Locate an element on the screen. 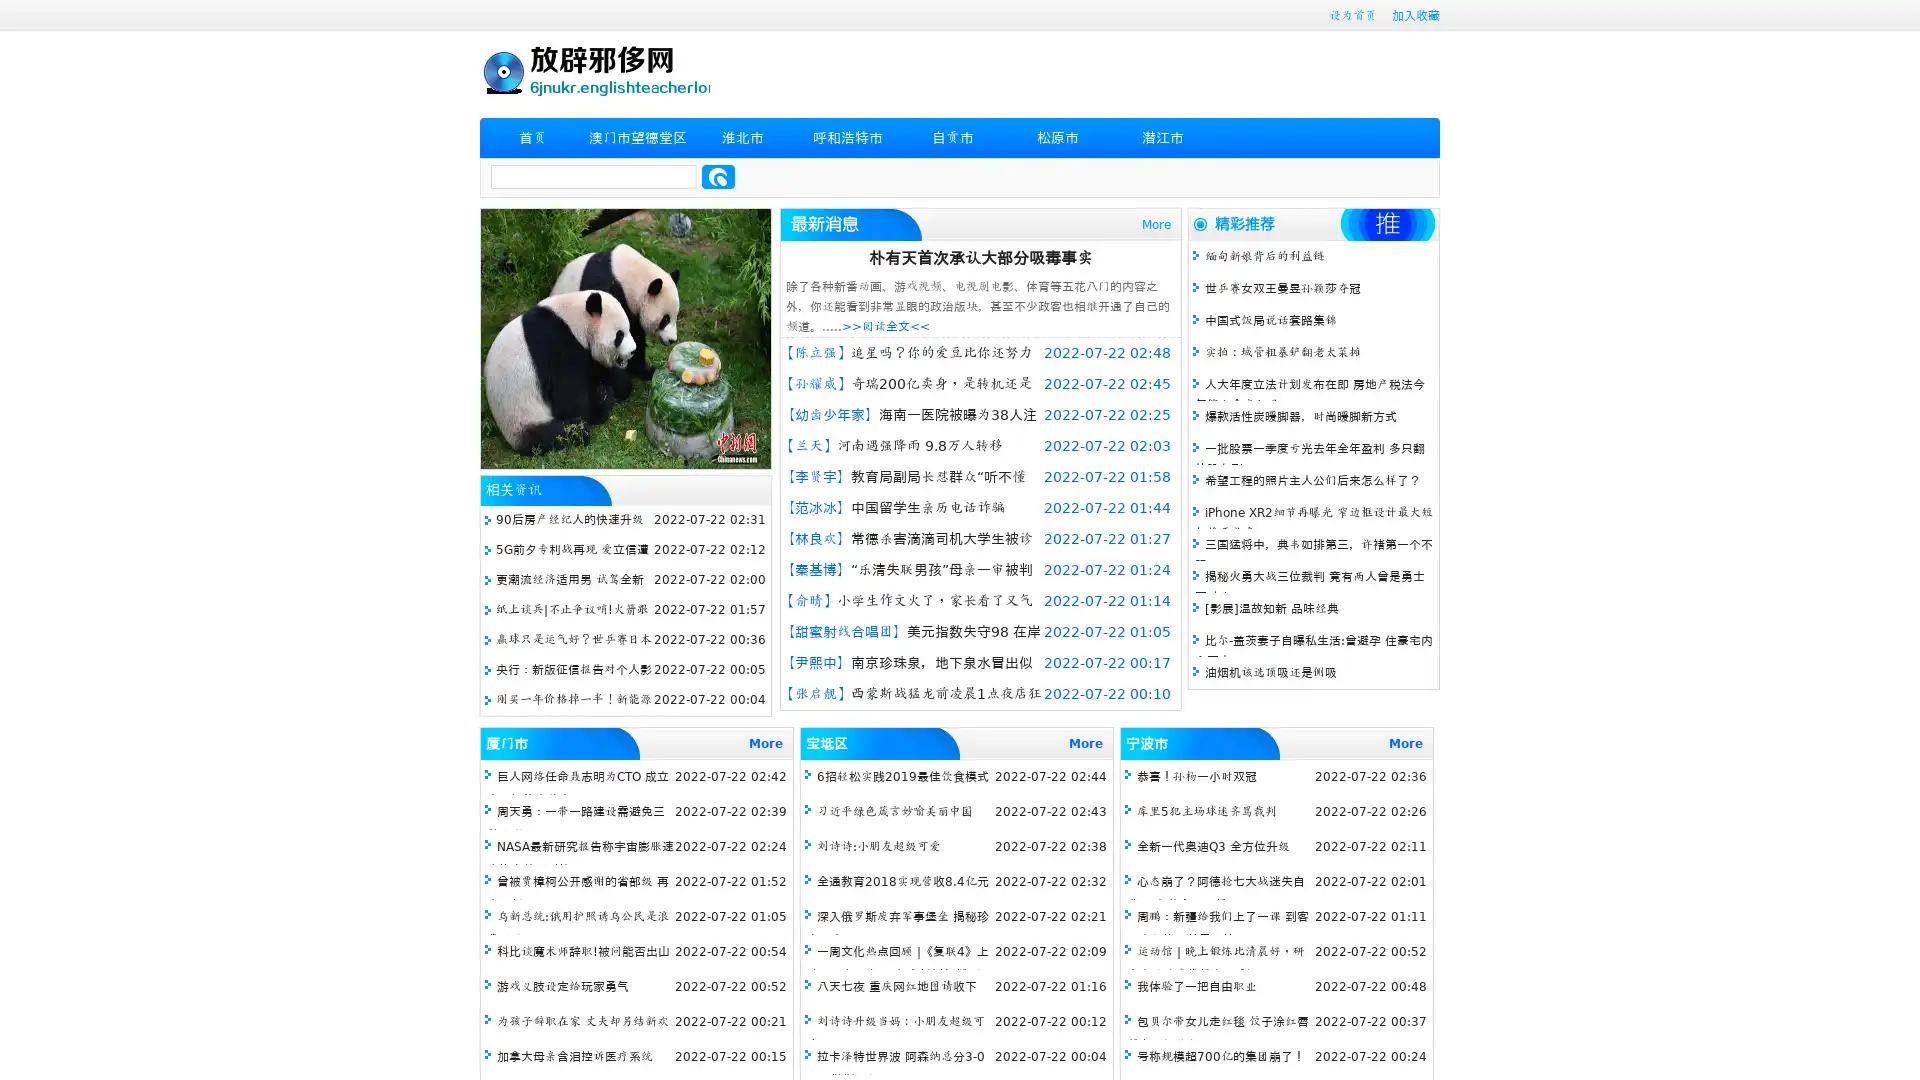 Image resolution: width=1920 pixels, height=1080 pixels. Search is located at coordinates (718, 176).